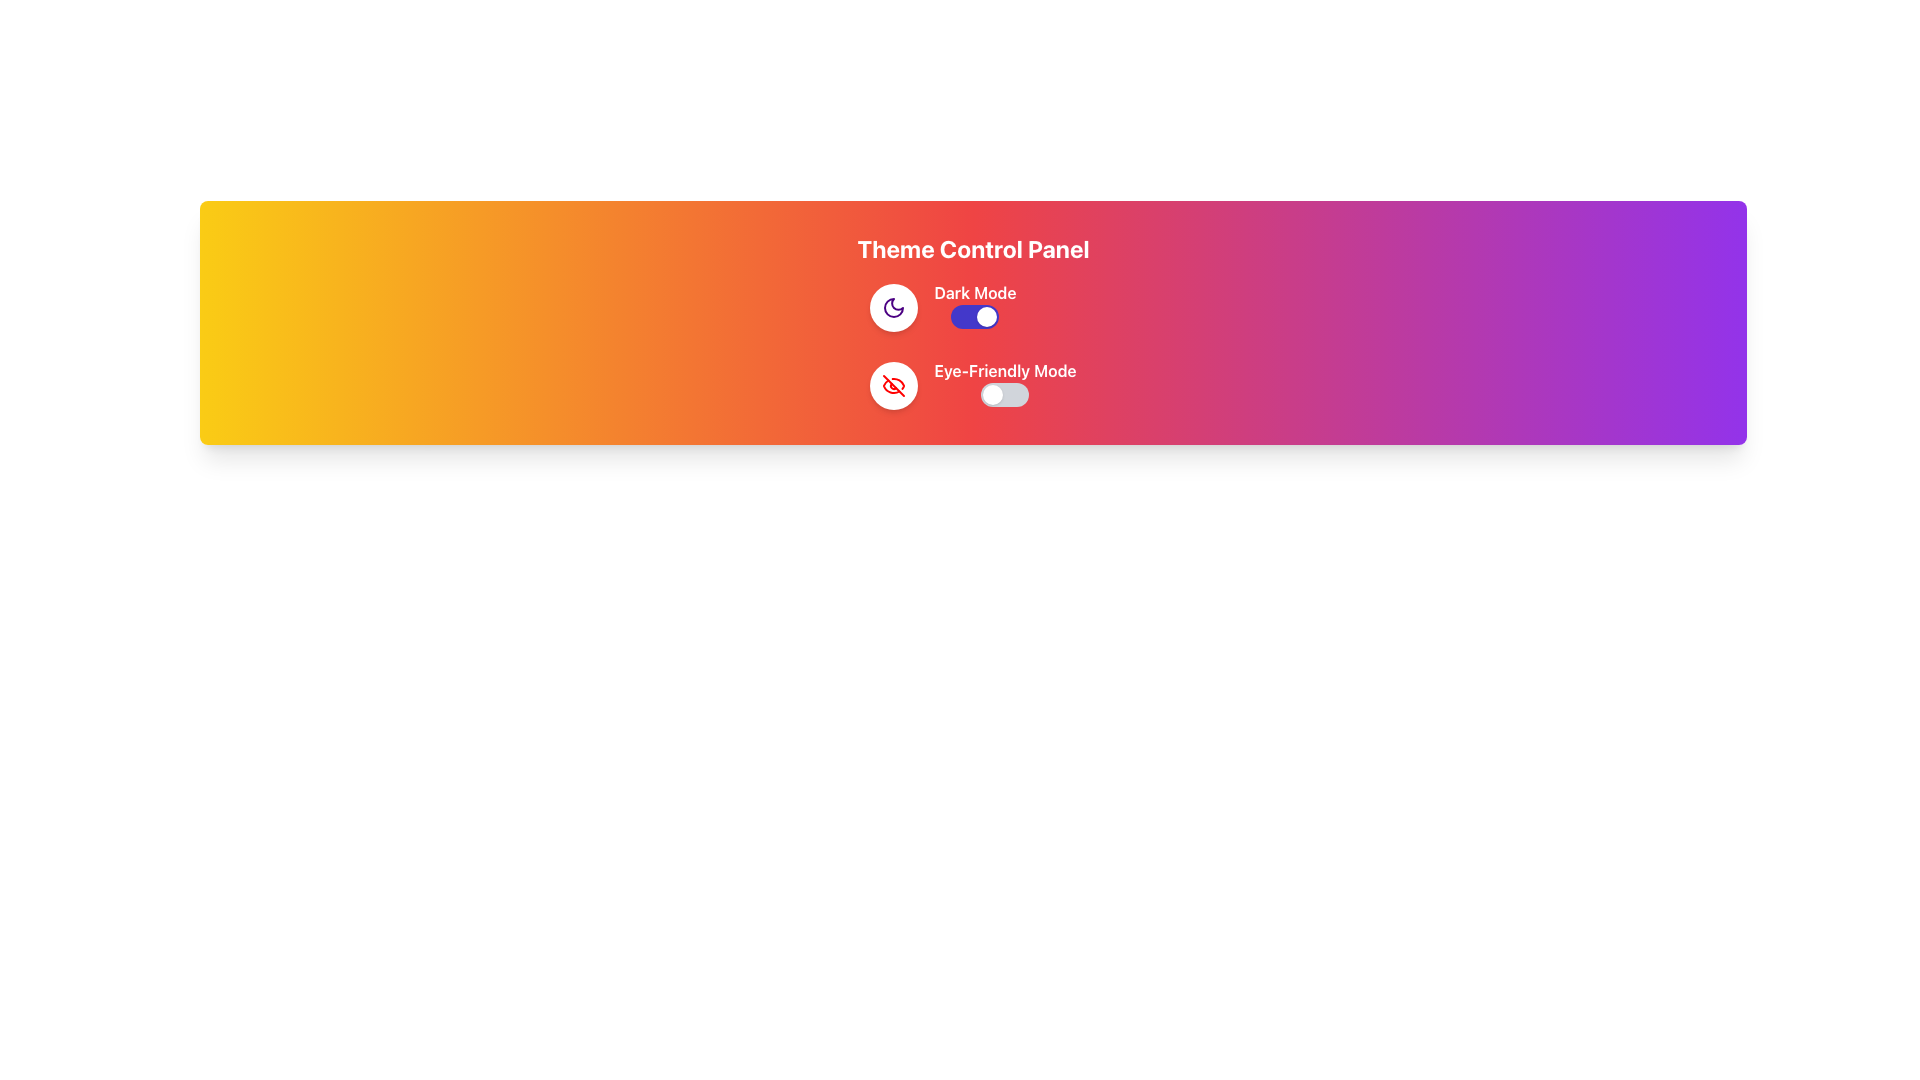 The width and height of the screenshot is (1920, 1080). I want to click on the red stroke icon resembling a crossed-out eye, located to the left of the toggle switch for the 'Eye-Friendly Mode' in the 'Theme Control Panel', so click(893, 385).